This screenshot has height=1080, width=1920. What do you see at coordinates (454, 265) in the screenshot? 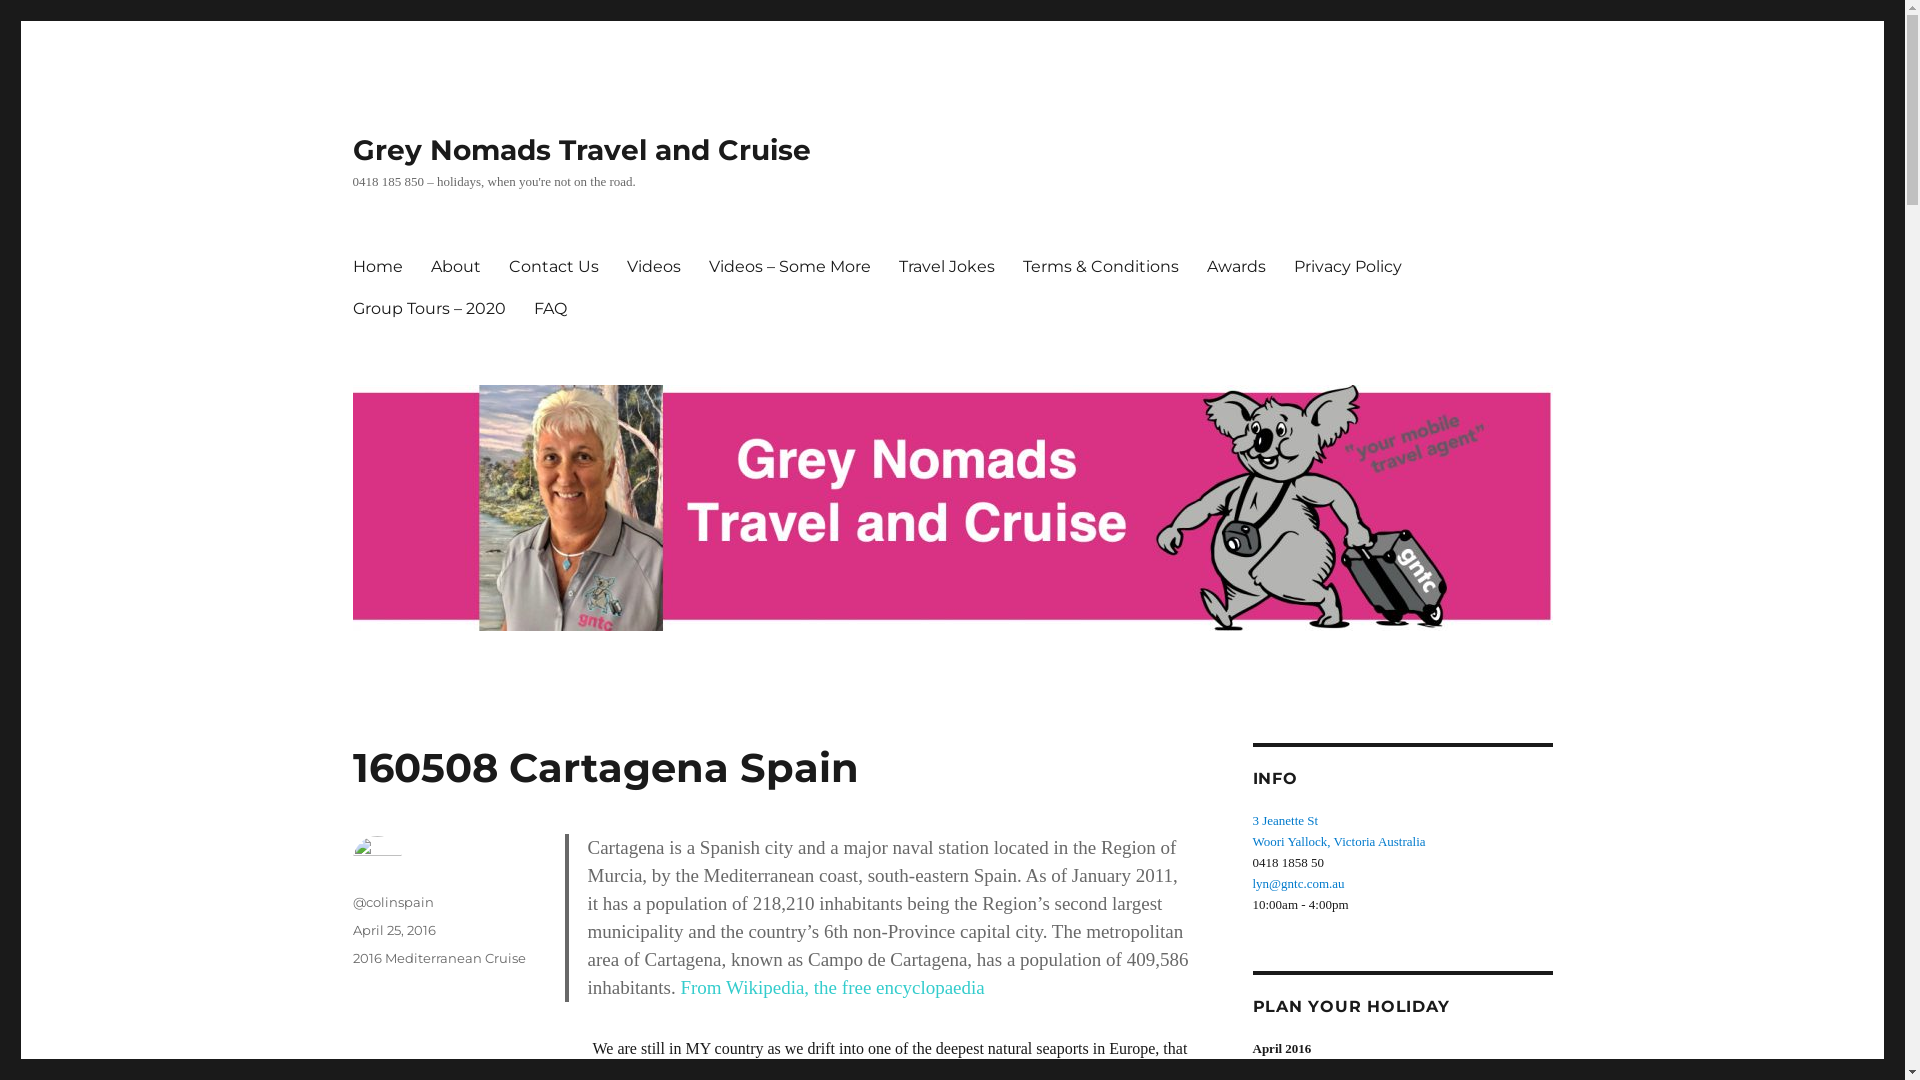
I see `'About'` at bounding box center [454, 265].